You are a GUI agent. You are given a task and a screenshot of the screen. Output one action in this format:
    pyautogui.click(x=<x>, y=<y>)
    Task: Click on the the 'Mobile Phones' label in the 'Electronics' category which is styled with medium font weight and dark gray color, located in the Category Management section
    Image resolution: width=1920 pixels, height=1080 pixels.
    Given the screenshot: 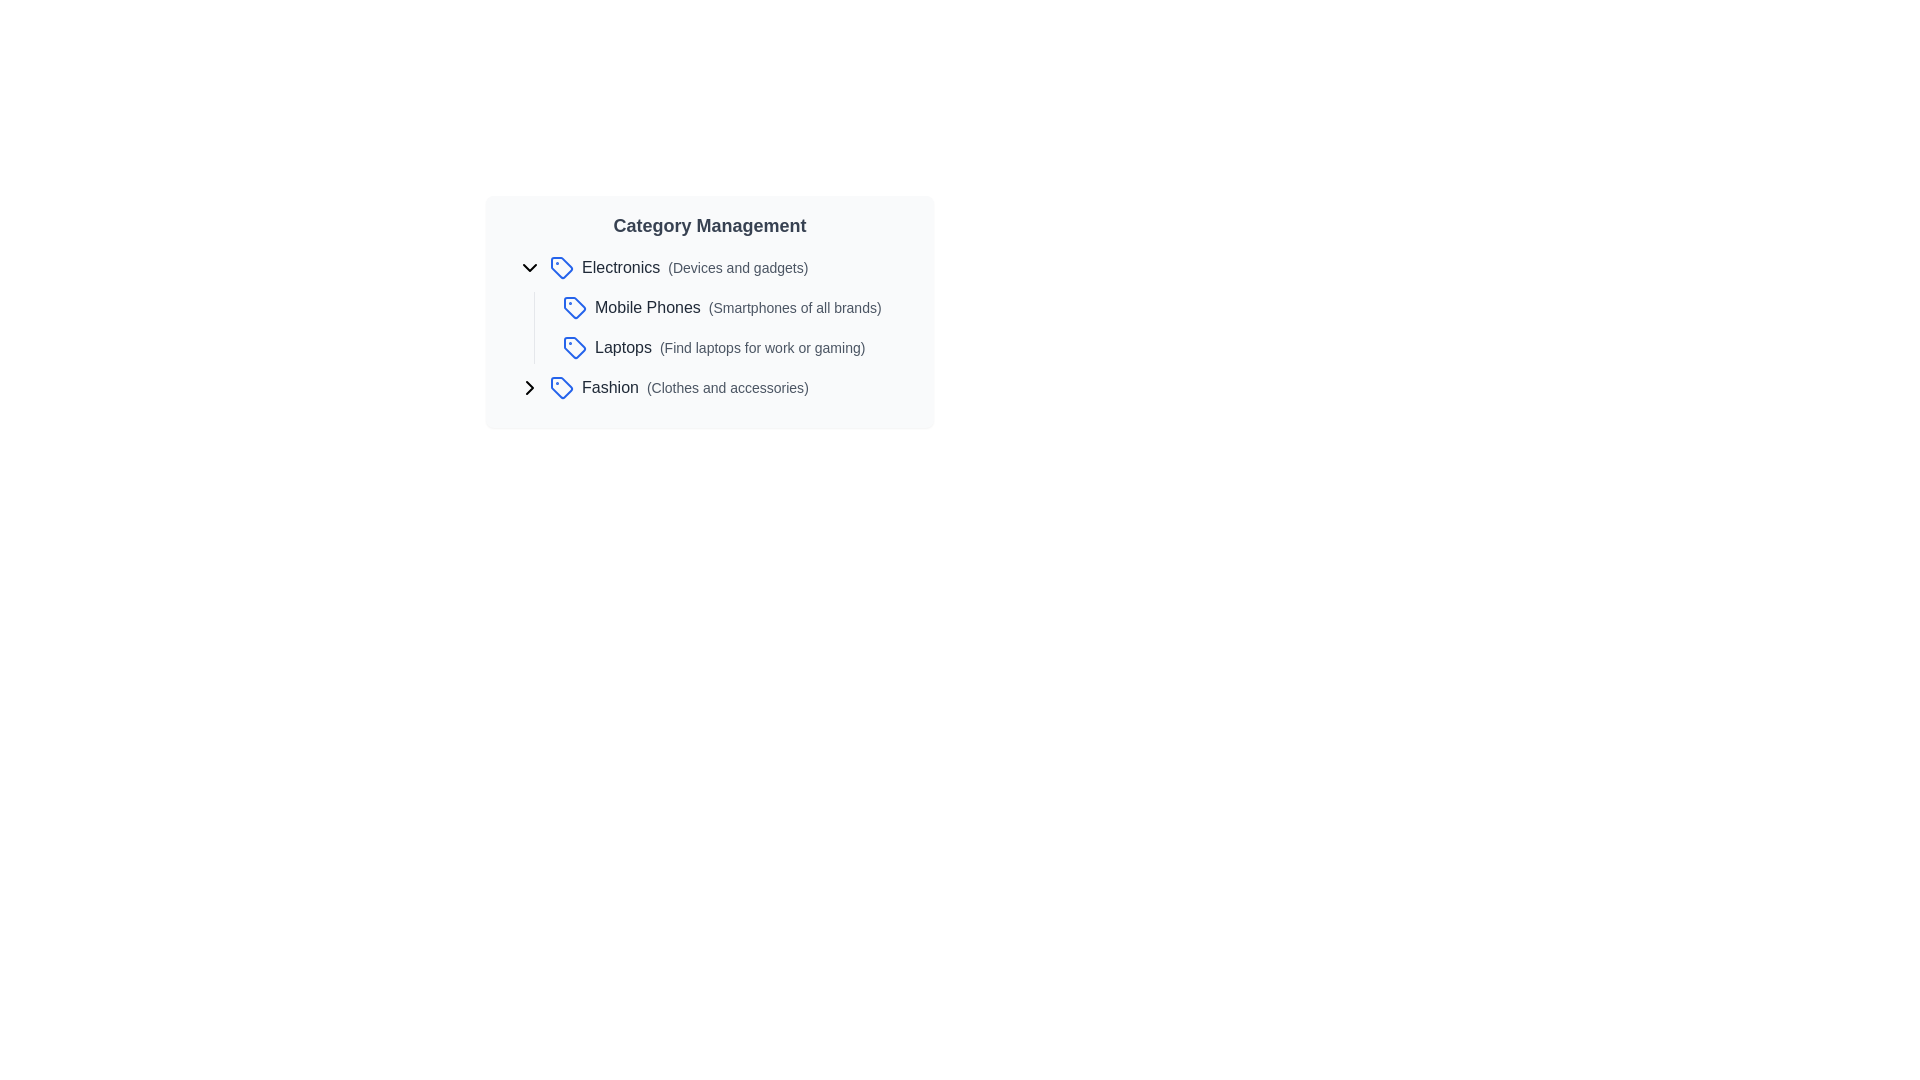 What is the action you would take?
    pyautogui.click(x=737, y=308)
    